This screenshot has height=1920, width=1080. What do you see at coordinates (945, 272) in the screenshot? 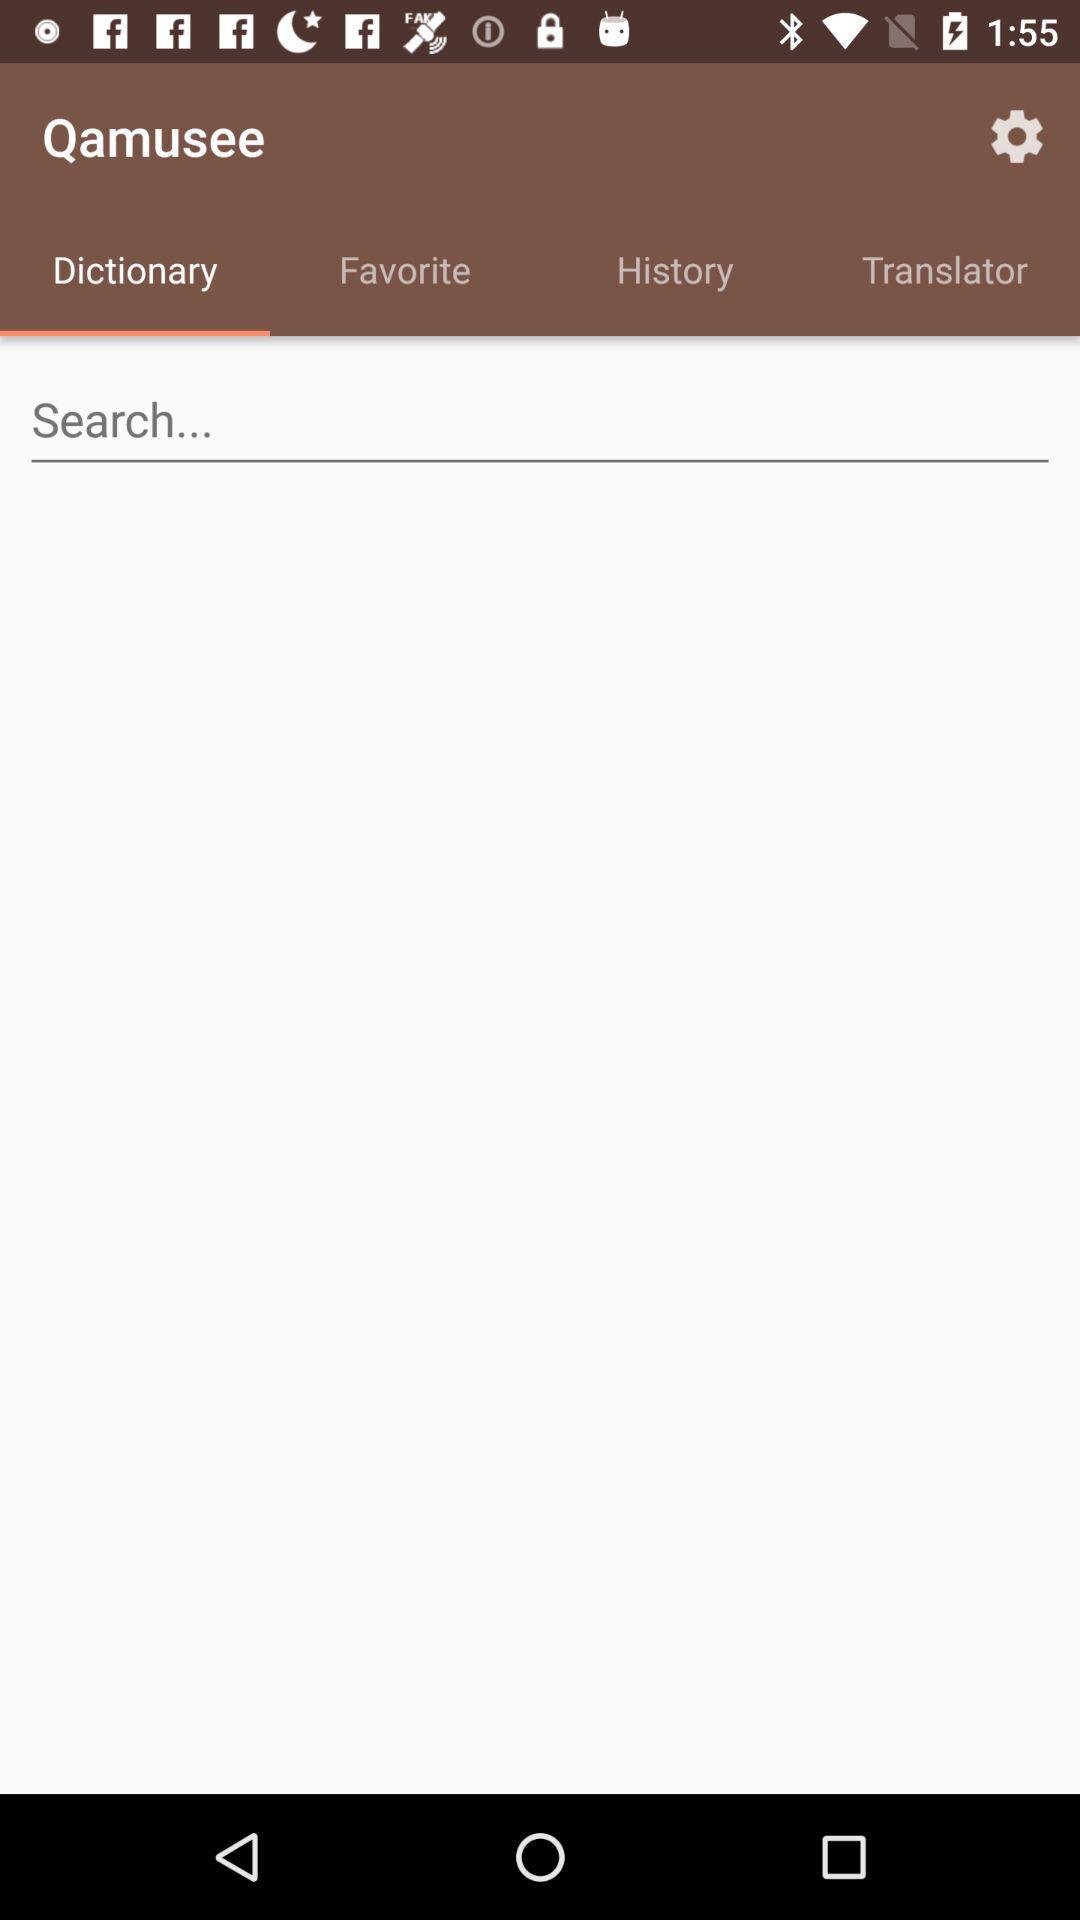
I see `the icon next to history item` at bounding box center [945, 272].